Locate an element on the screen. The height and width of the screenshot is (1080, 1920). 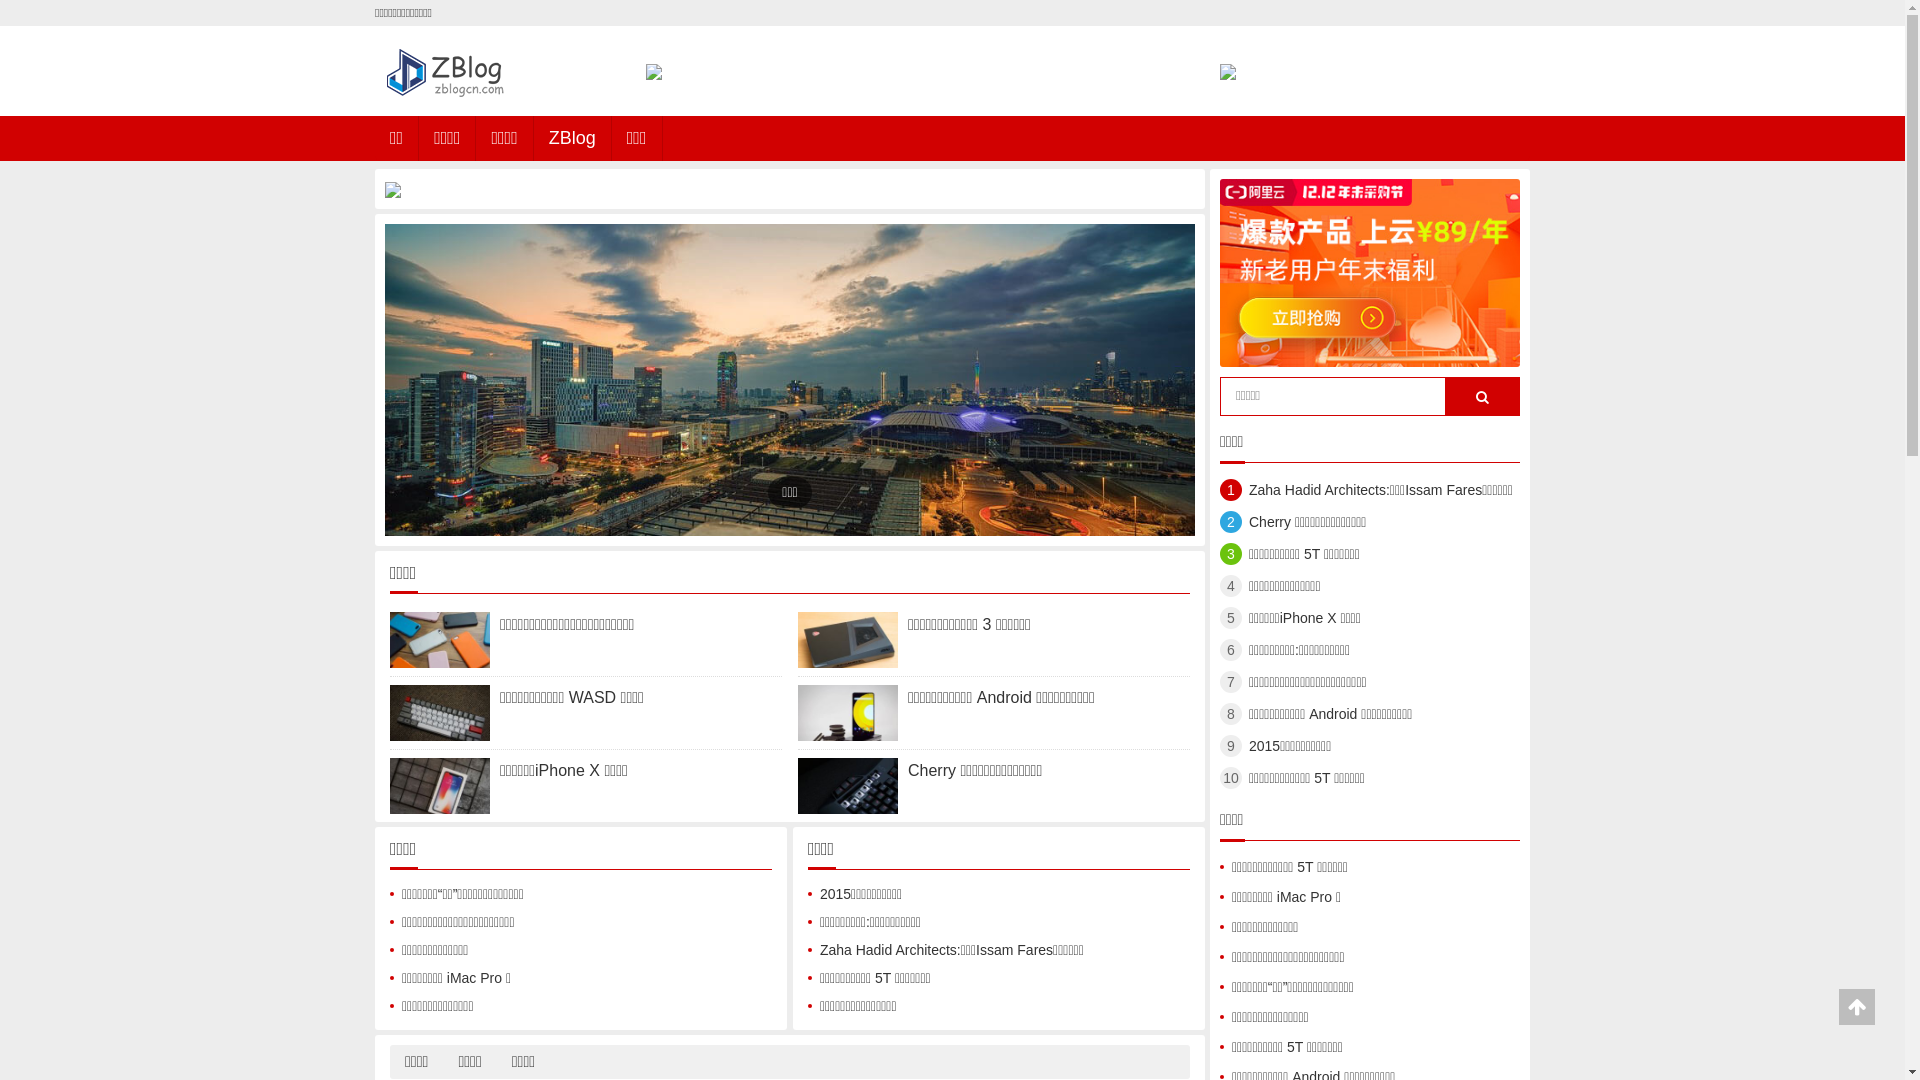
'ZBlog' is located at coordinates (533, 137).